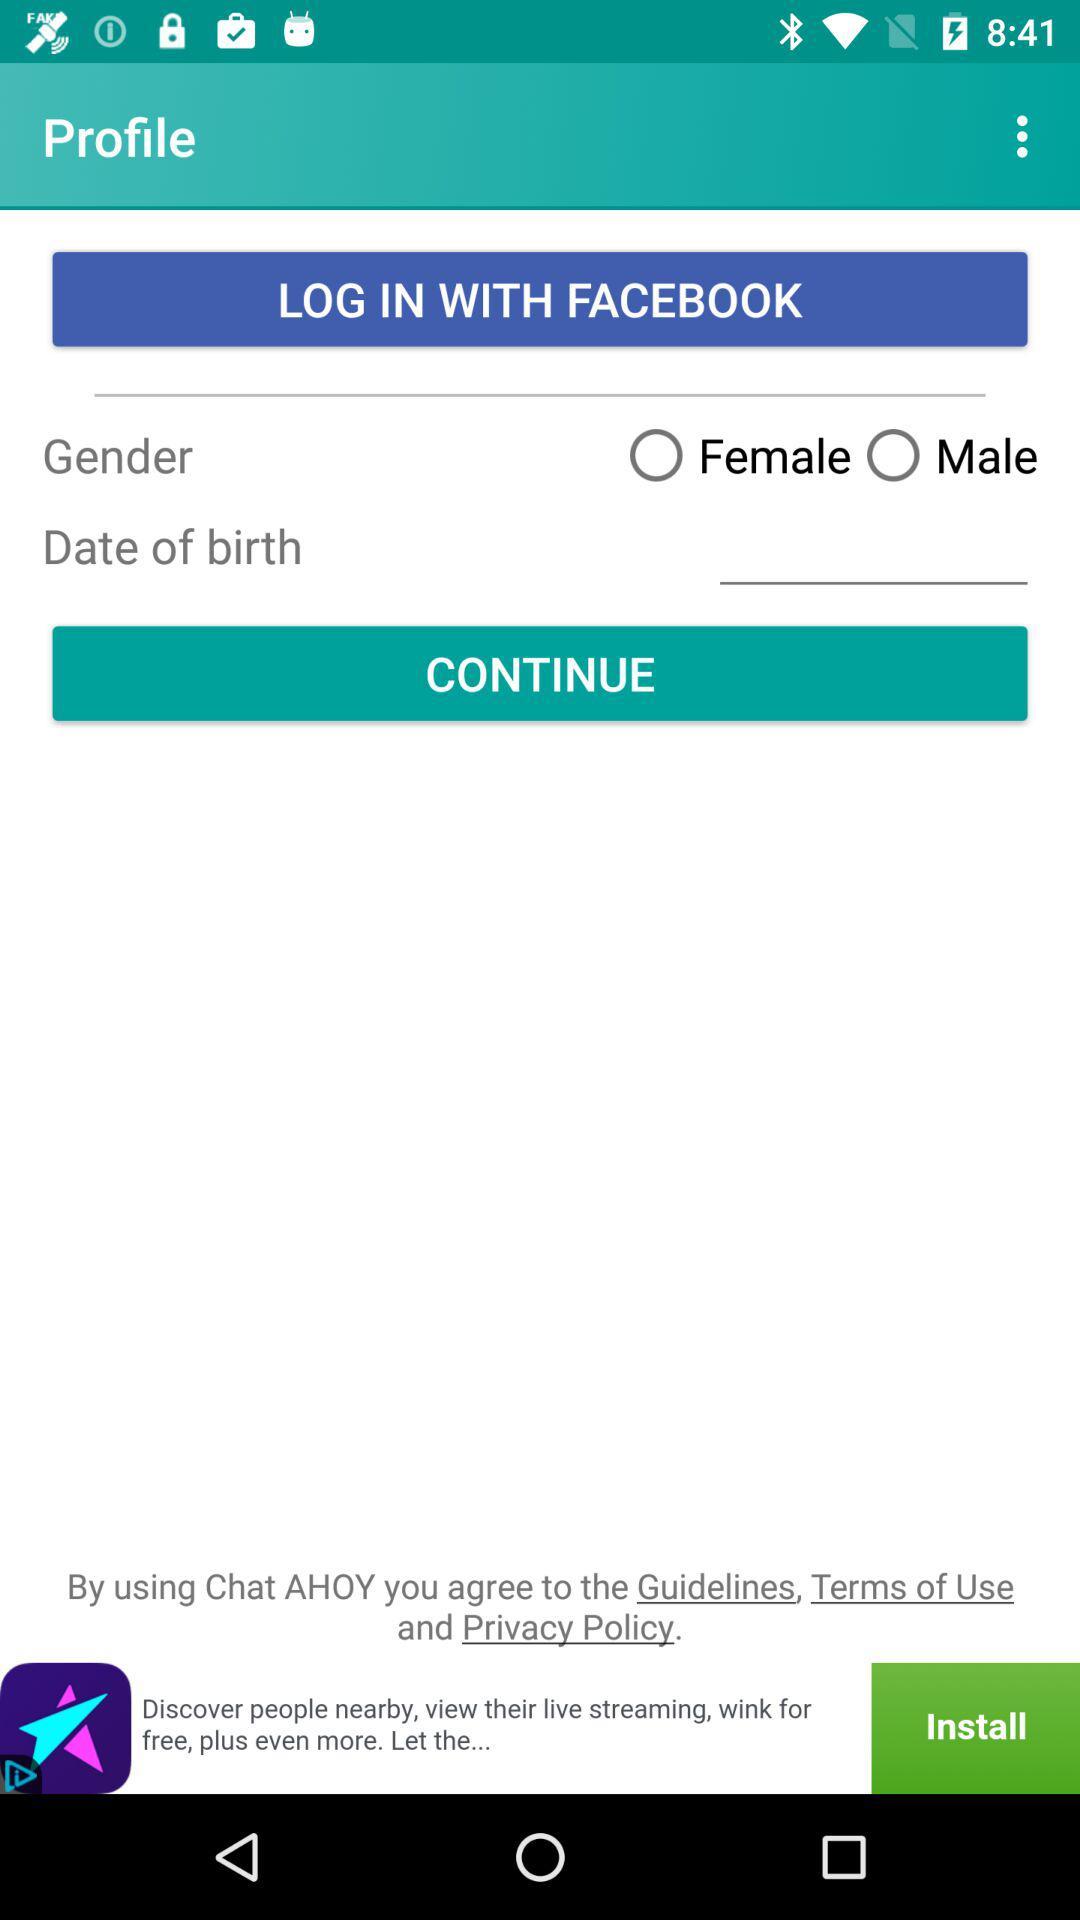  Describe the element at coordinates (540, 673) in the screenshot. I see `the continue item` at that location.